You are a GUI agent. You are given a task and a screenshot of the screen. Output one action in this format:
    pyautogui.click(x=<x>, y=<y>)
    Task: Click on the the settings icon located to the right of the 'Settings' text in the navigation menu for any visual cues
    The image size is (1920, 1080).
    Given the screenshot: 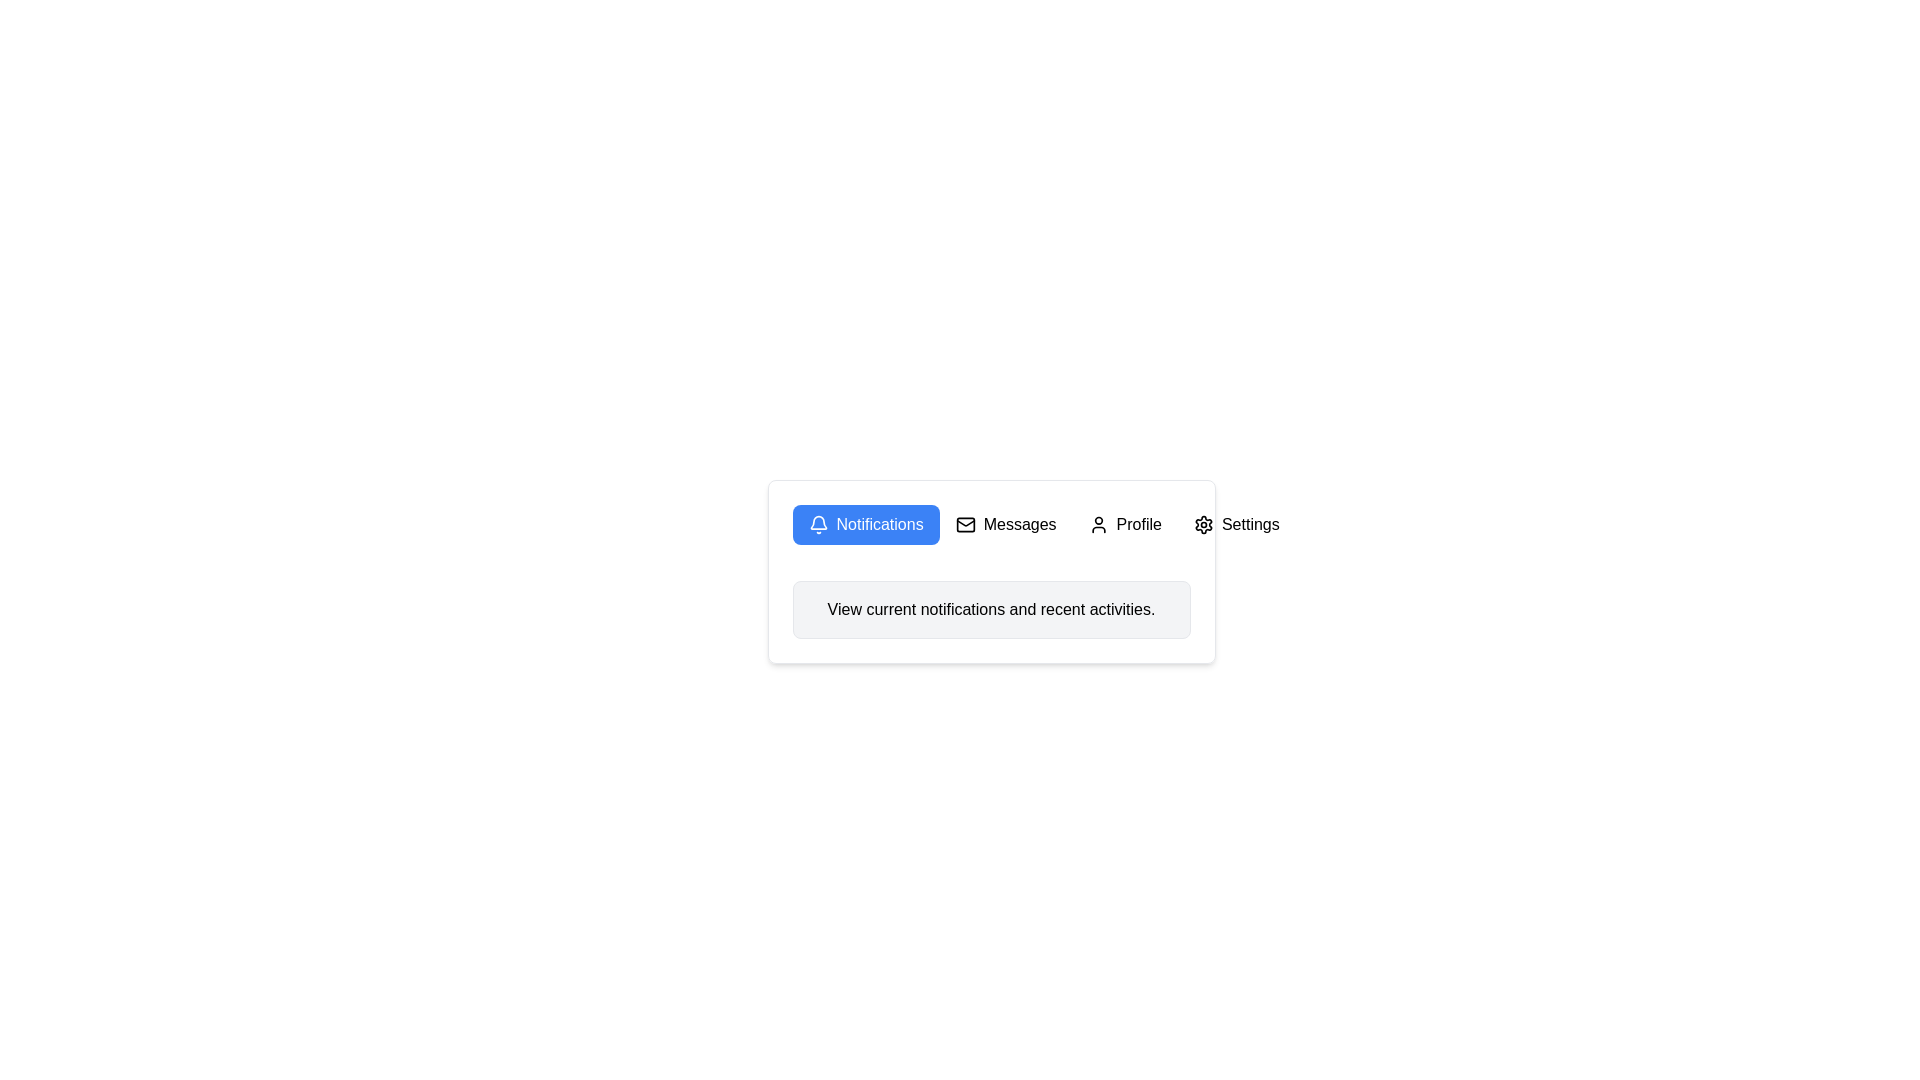 What is the action you would take?
    pyautogui.click(x=1203, y=523)
    